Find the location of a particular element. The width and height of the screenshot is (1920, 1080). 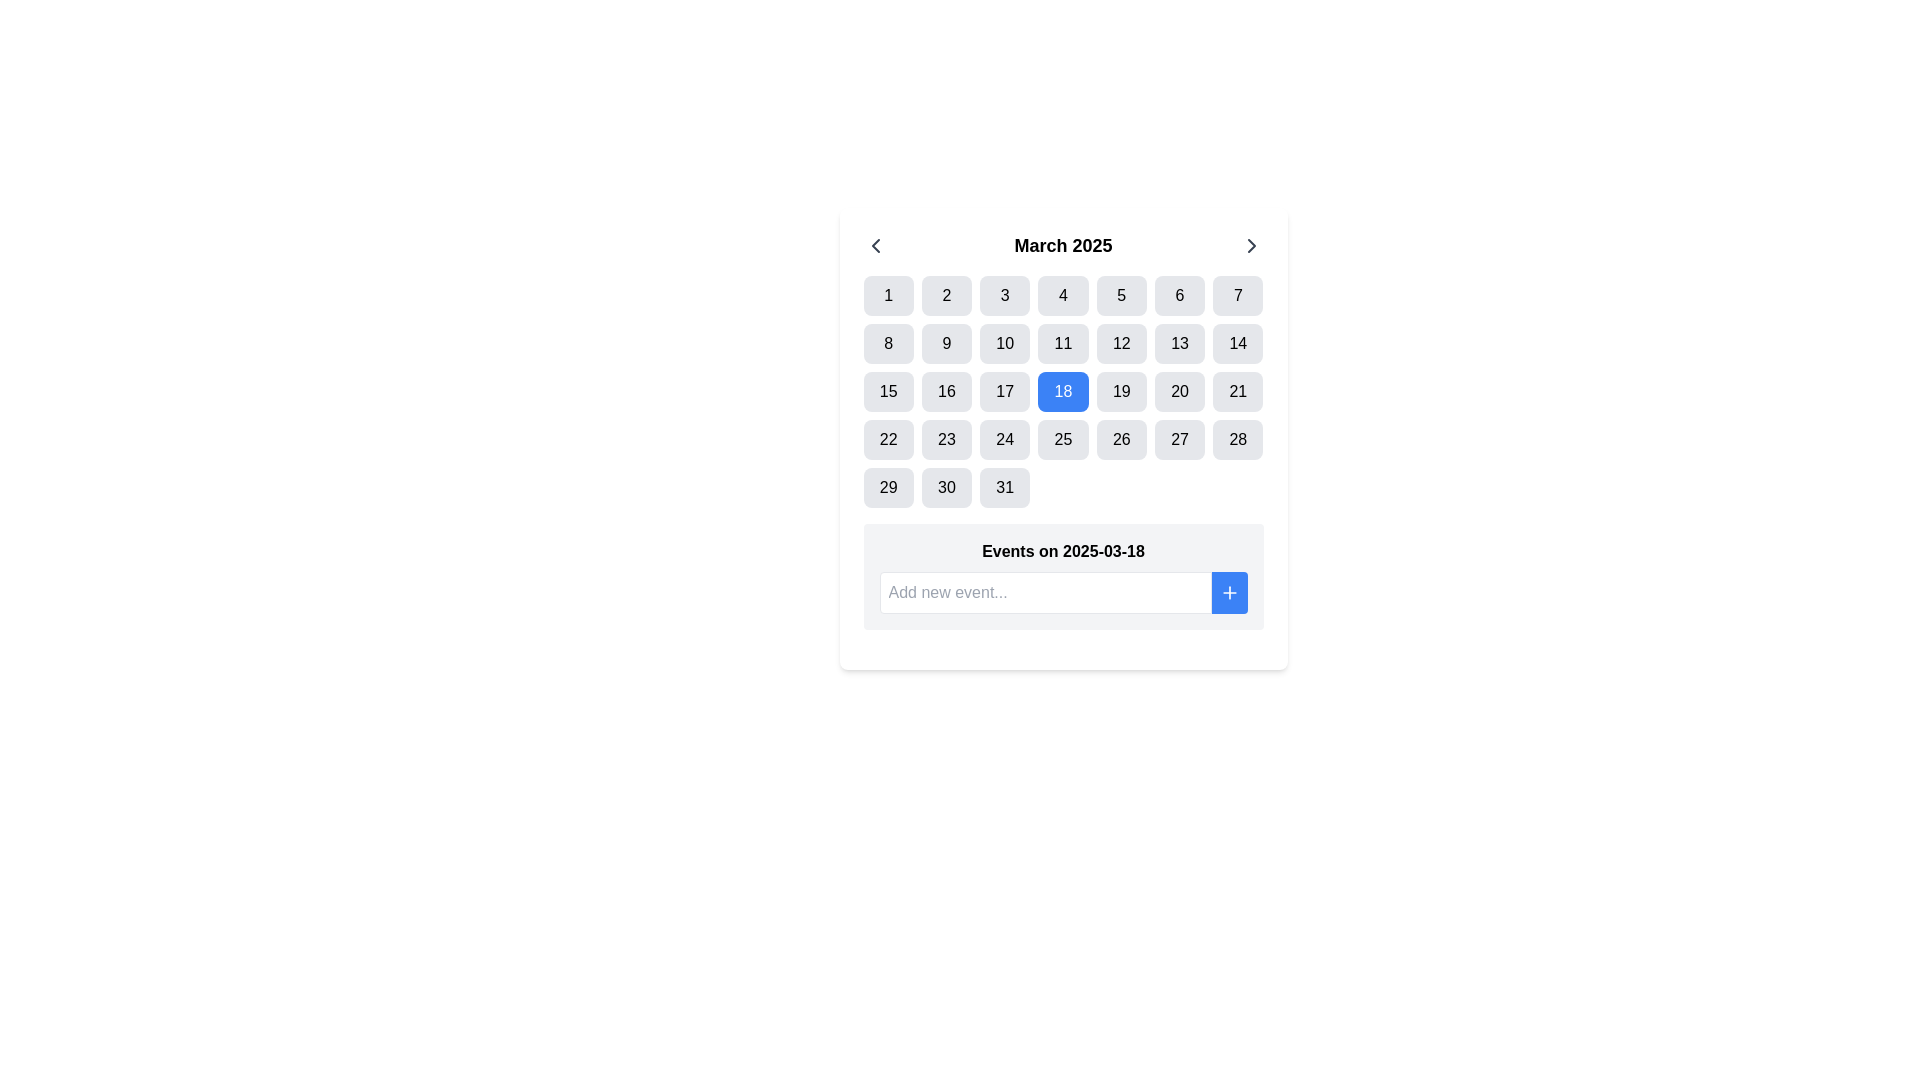

the small, square button with a rounded border and light gray background, which contains the centered text '8' in bold, black font is located at coordinates (887, 342).